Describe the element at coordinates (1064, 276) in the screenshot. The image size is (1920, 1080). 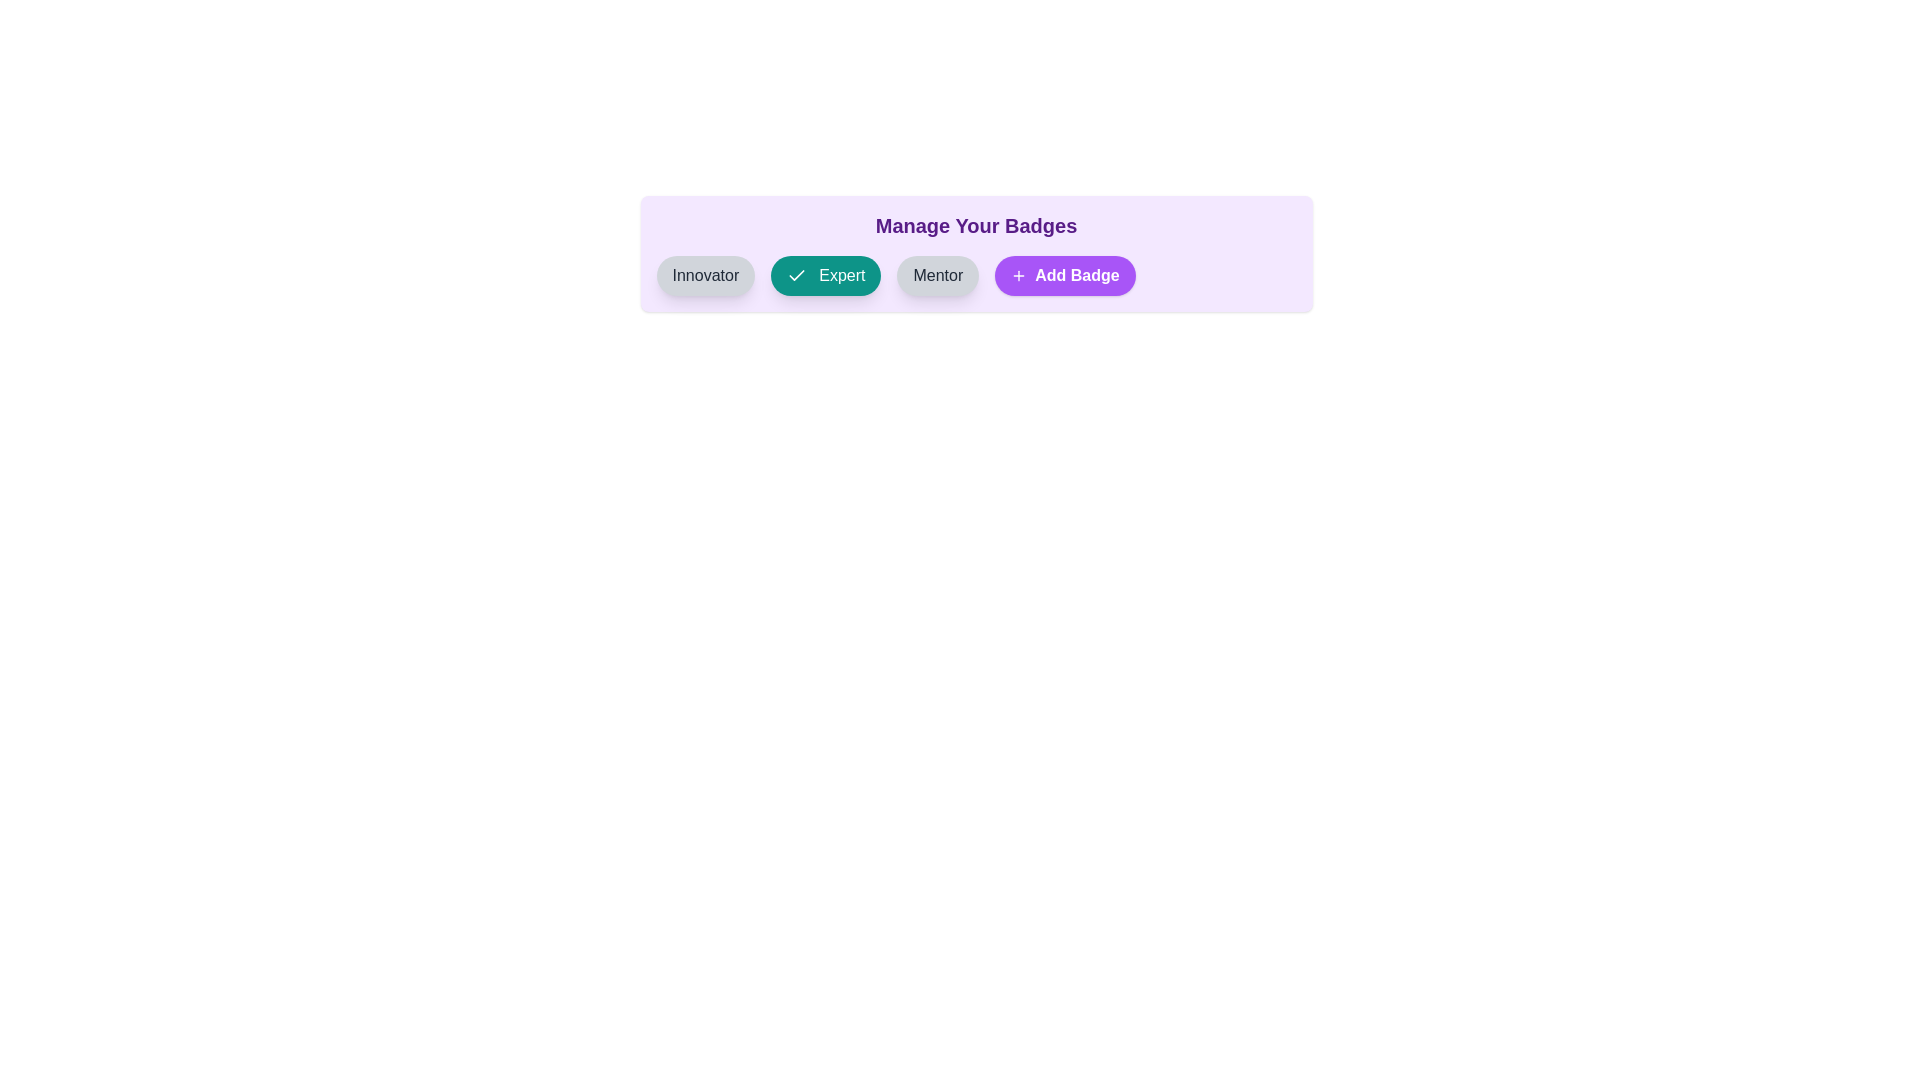
I see `'Add Badge' button` at that location.